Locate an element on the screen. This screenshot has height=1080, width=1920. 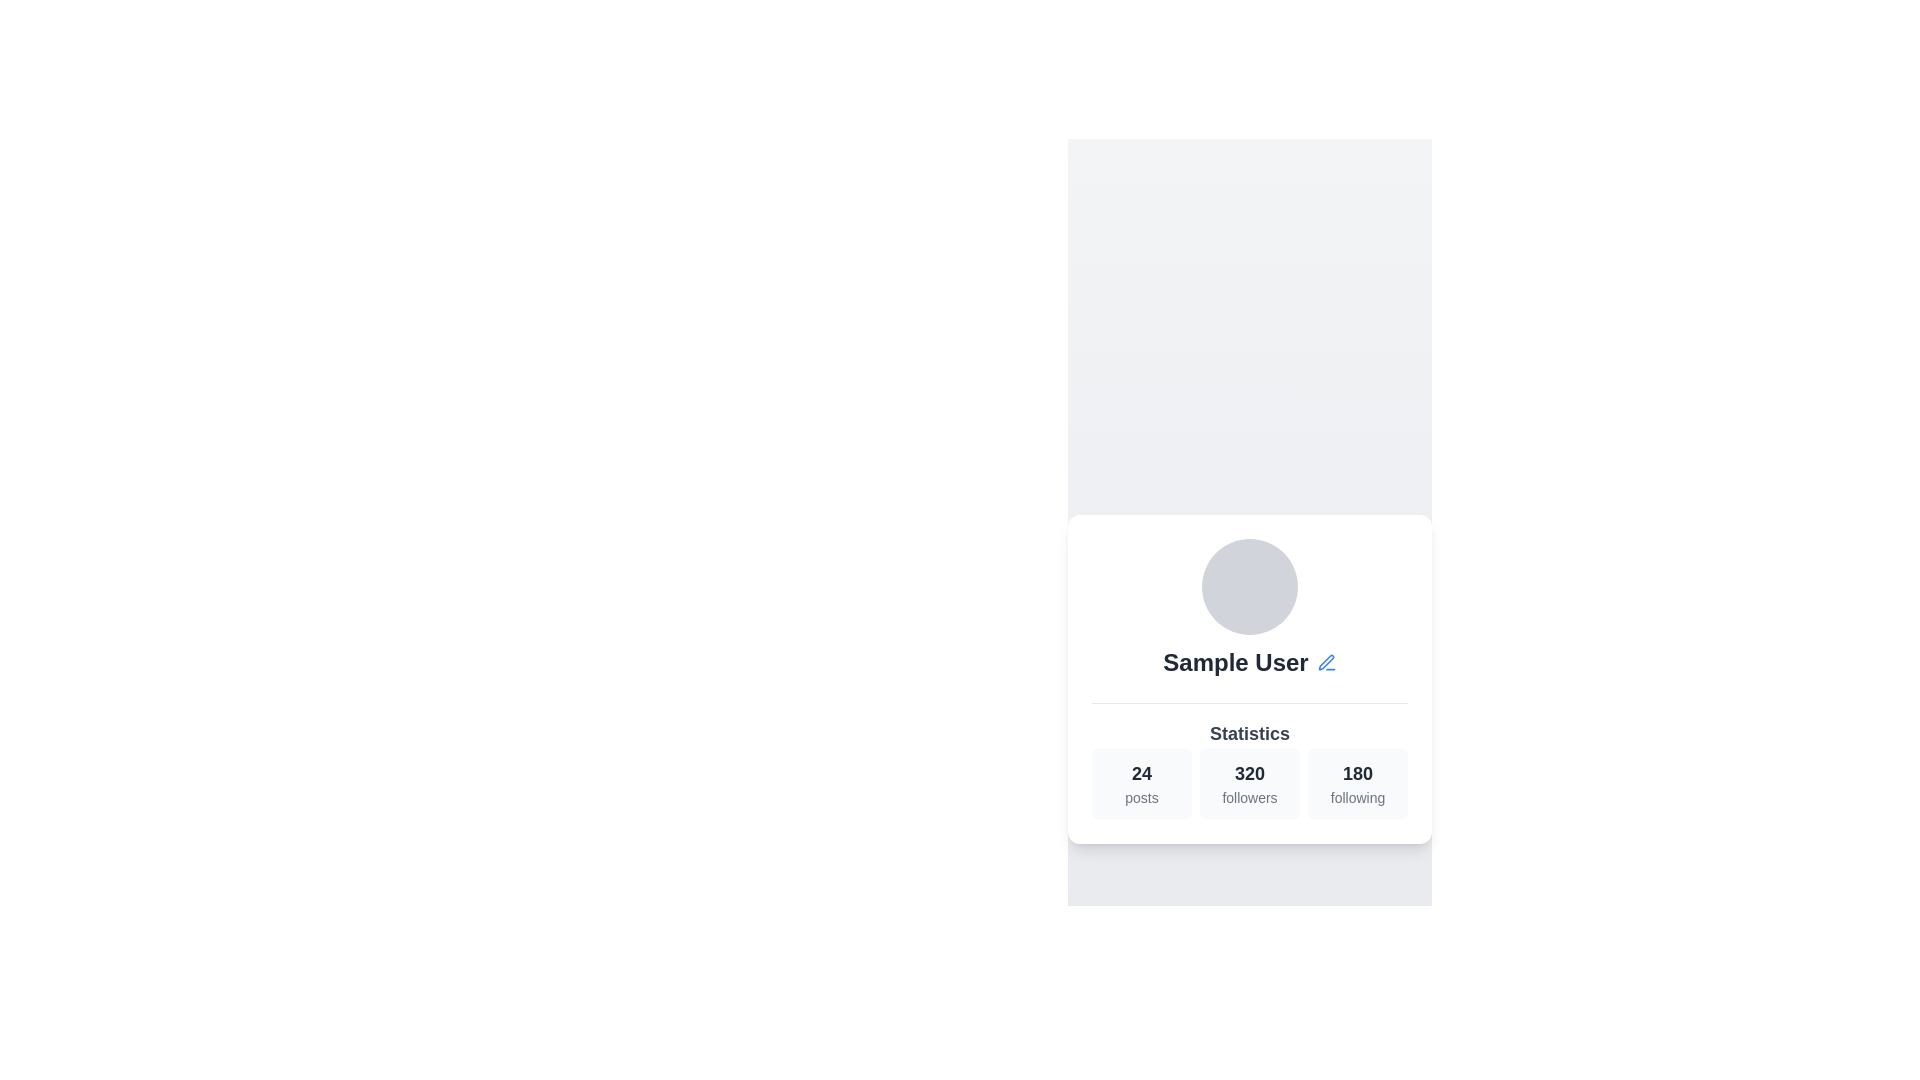
displayed username 'Sample User' from the text label that includes a pencil icon for editing, positioned centrally below a profile image placeholder is located at coordinates (1248, 662).